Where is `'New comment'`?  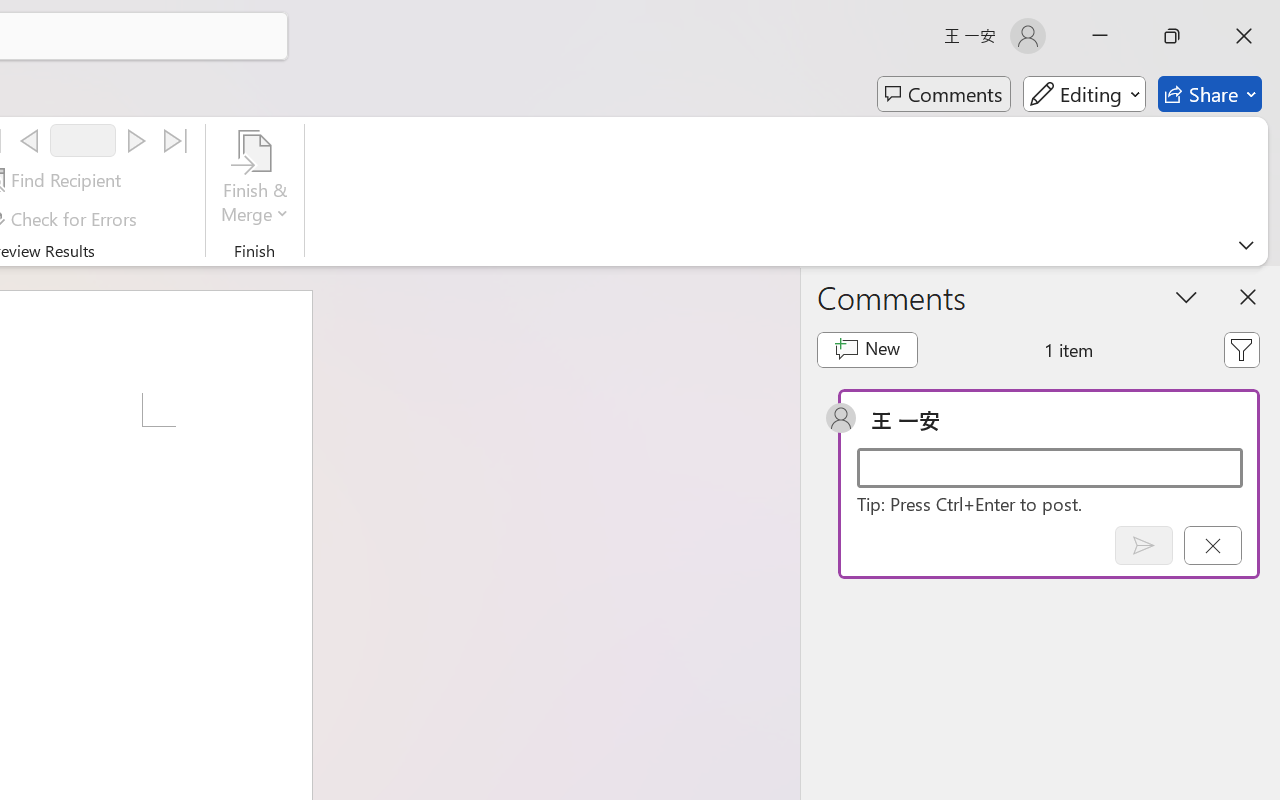 'New comment' is located at coordinates (867, 350).